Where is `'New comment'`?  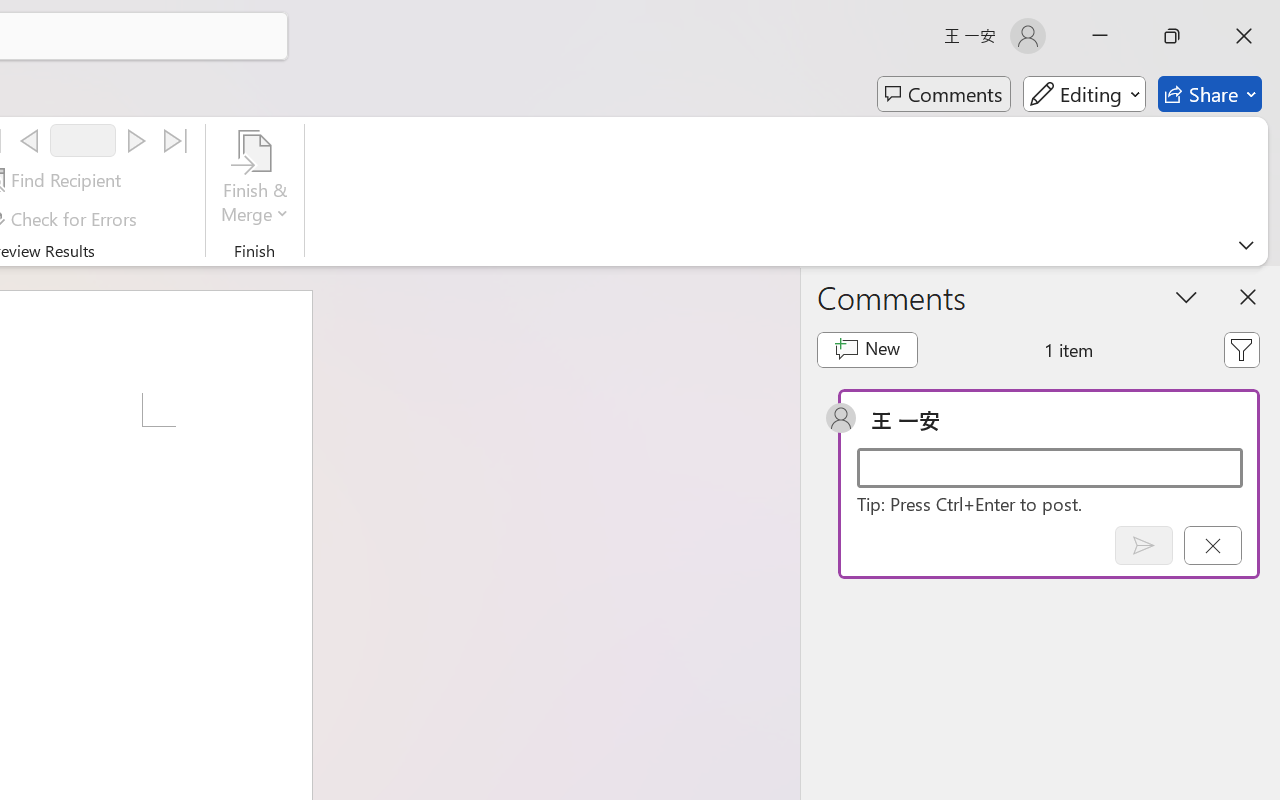 'New comment' is located at coordinates (867, 350).